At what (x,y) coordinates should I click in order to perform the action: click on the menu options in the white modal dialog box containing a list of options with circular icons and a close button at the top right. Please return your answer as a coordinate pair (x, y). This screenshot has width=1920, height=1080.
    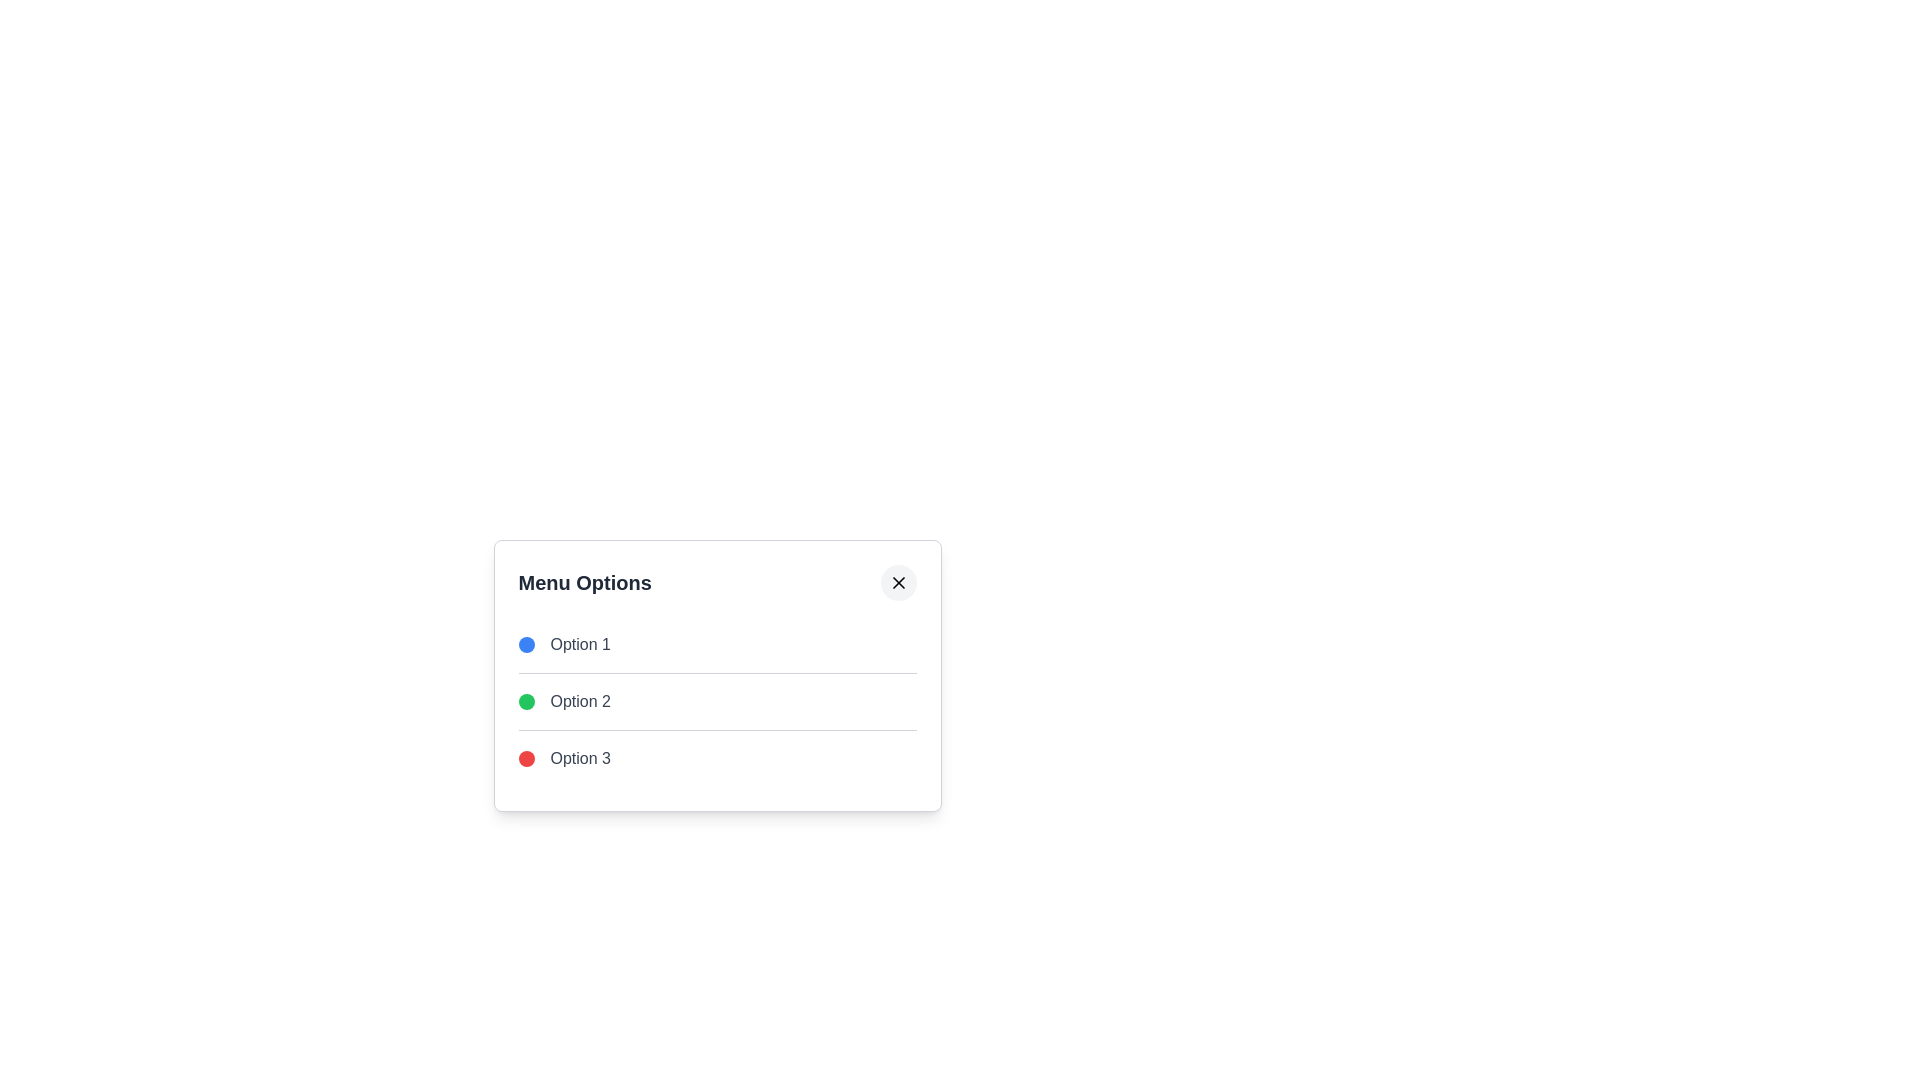
    Looking at the image, I should click on (717, 701).